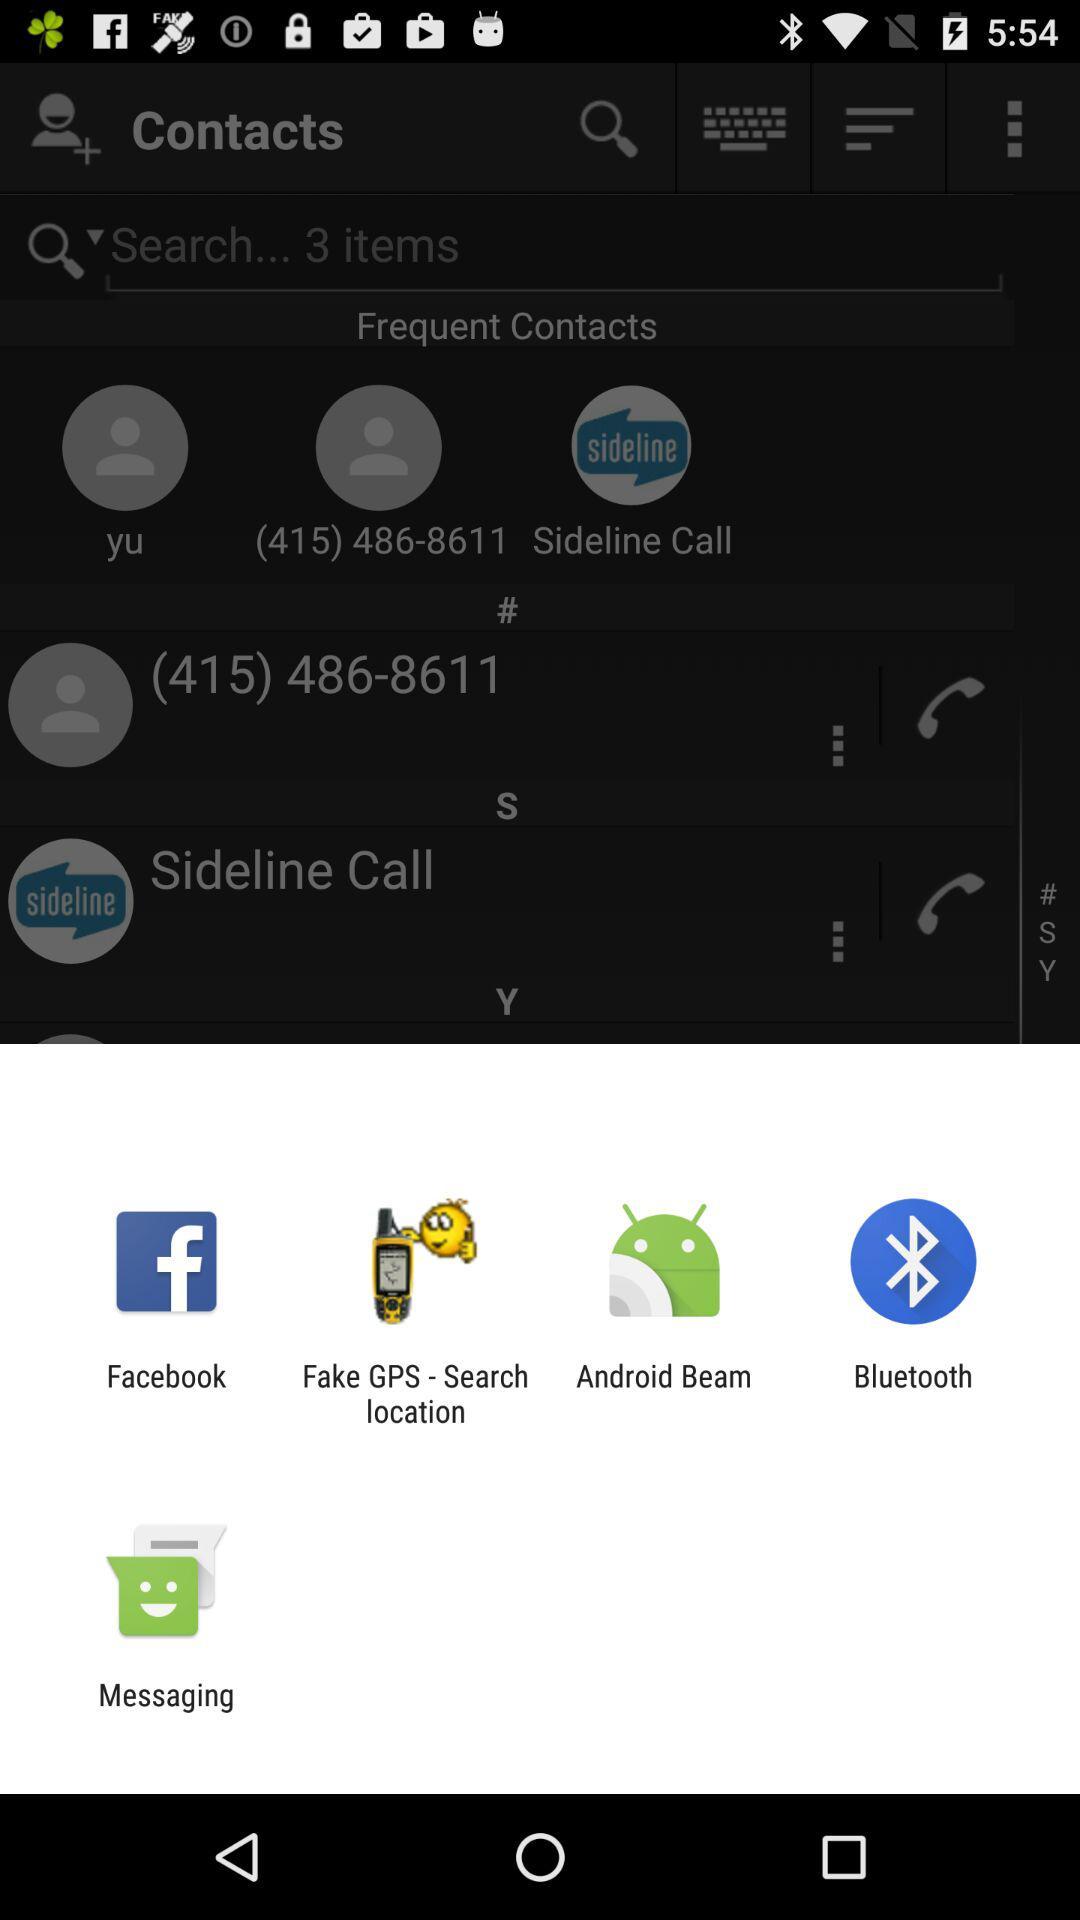 This screenshot has width=1080, height=1920. What do you see at coordinates (913, 1392) in the screenshot?
I see `the app at the bottom right corner` at bounding box center [913, 1392].